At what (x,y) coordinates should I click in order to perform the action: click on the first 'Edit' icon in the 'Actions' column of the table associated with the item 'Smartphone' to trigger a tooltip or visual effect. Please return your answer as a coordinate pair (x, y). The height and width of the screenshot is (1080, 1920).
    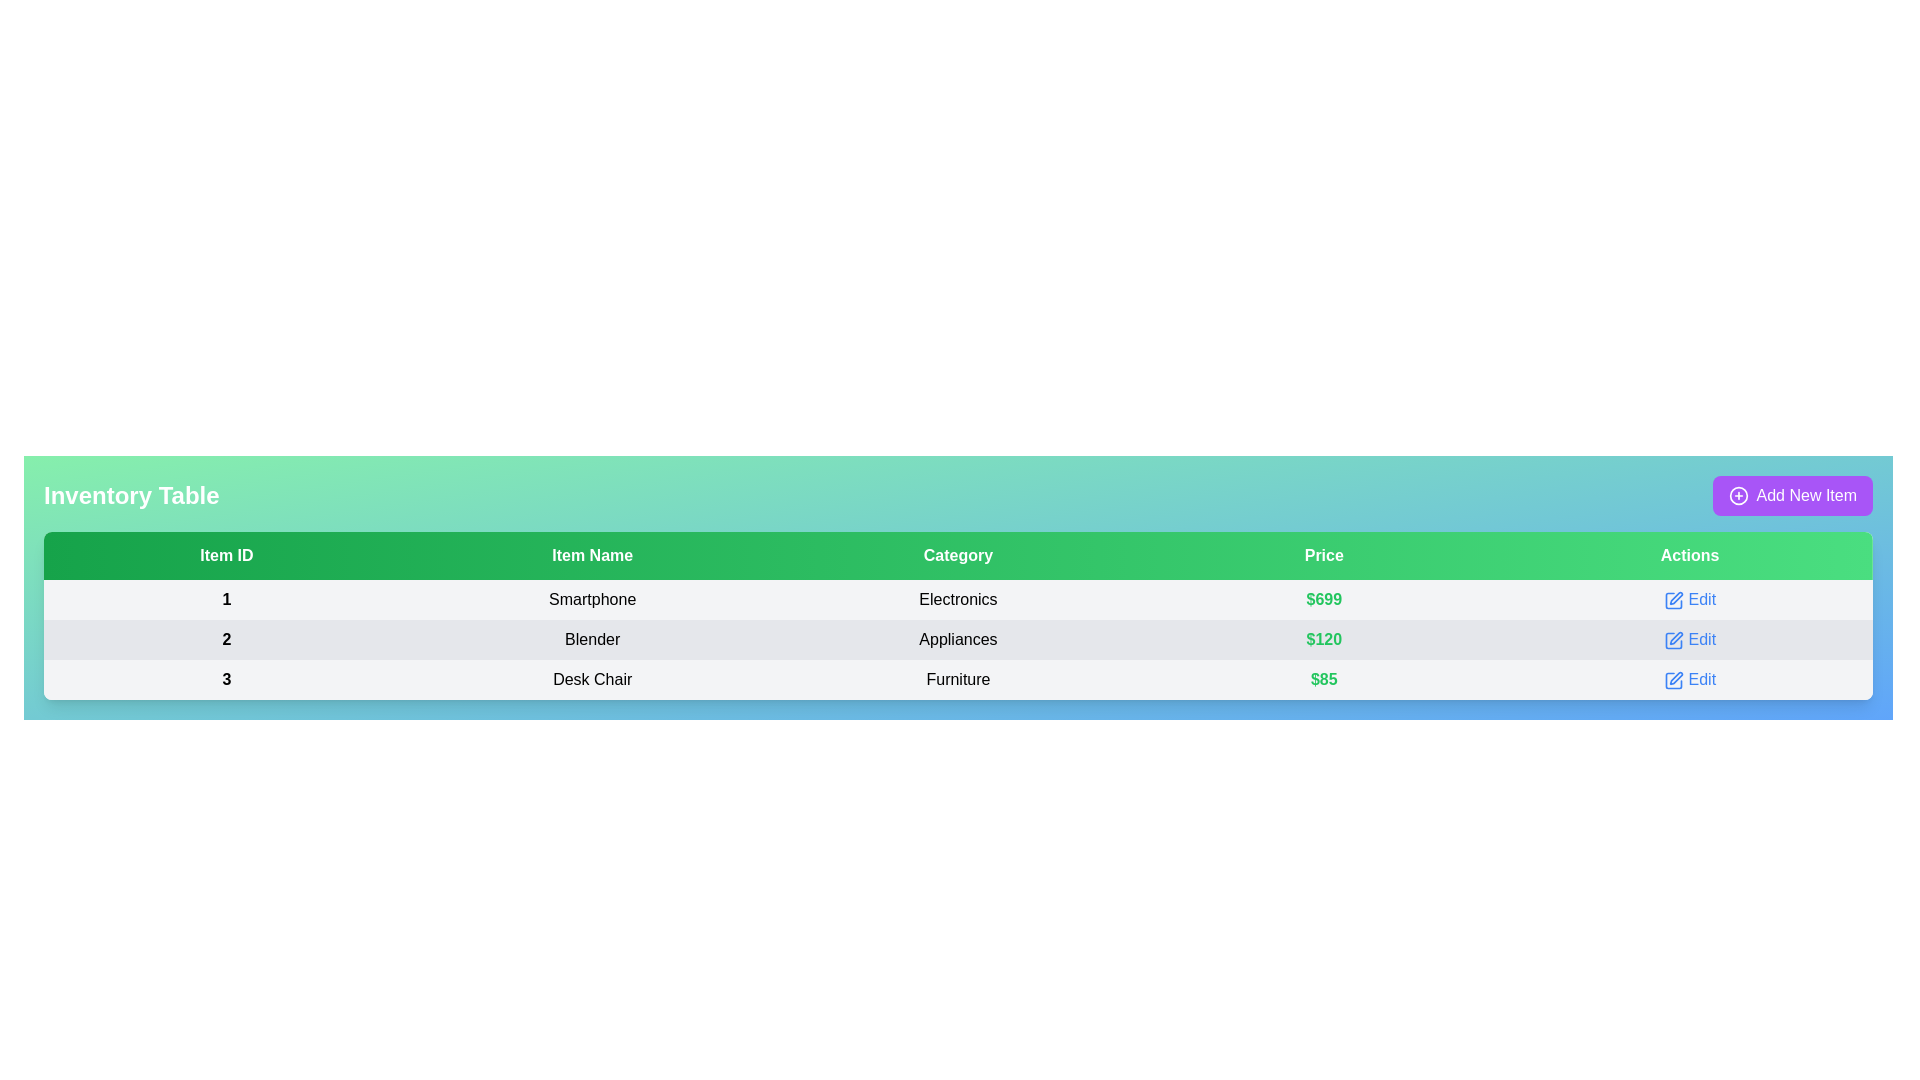
    Looking at the image, I should click on (1674, 599).